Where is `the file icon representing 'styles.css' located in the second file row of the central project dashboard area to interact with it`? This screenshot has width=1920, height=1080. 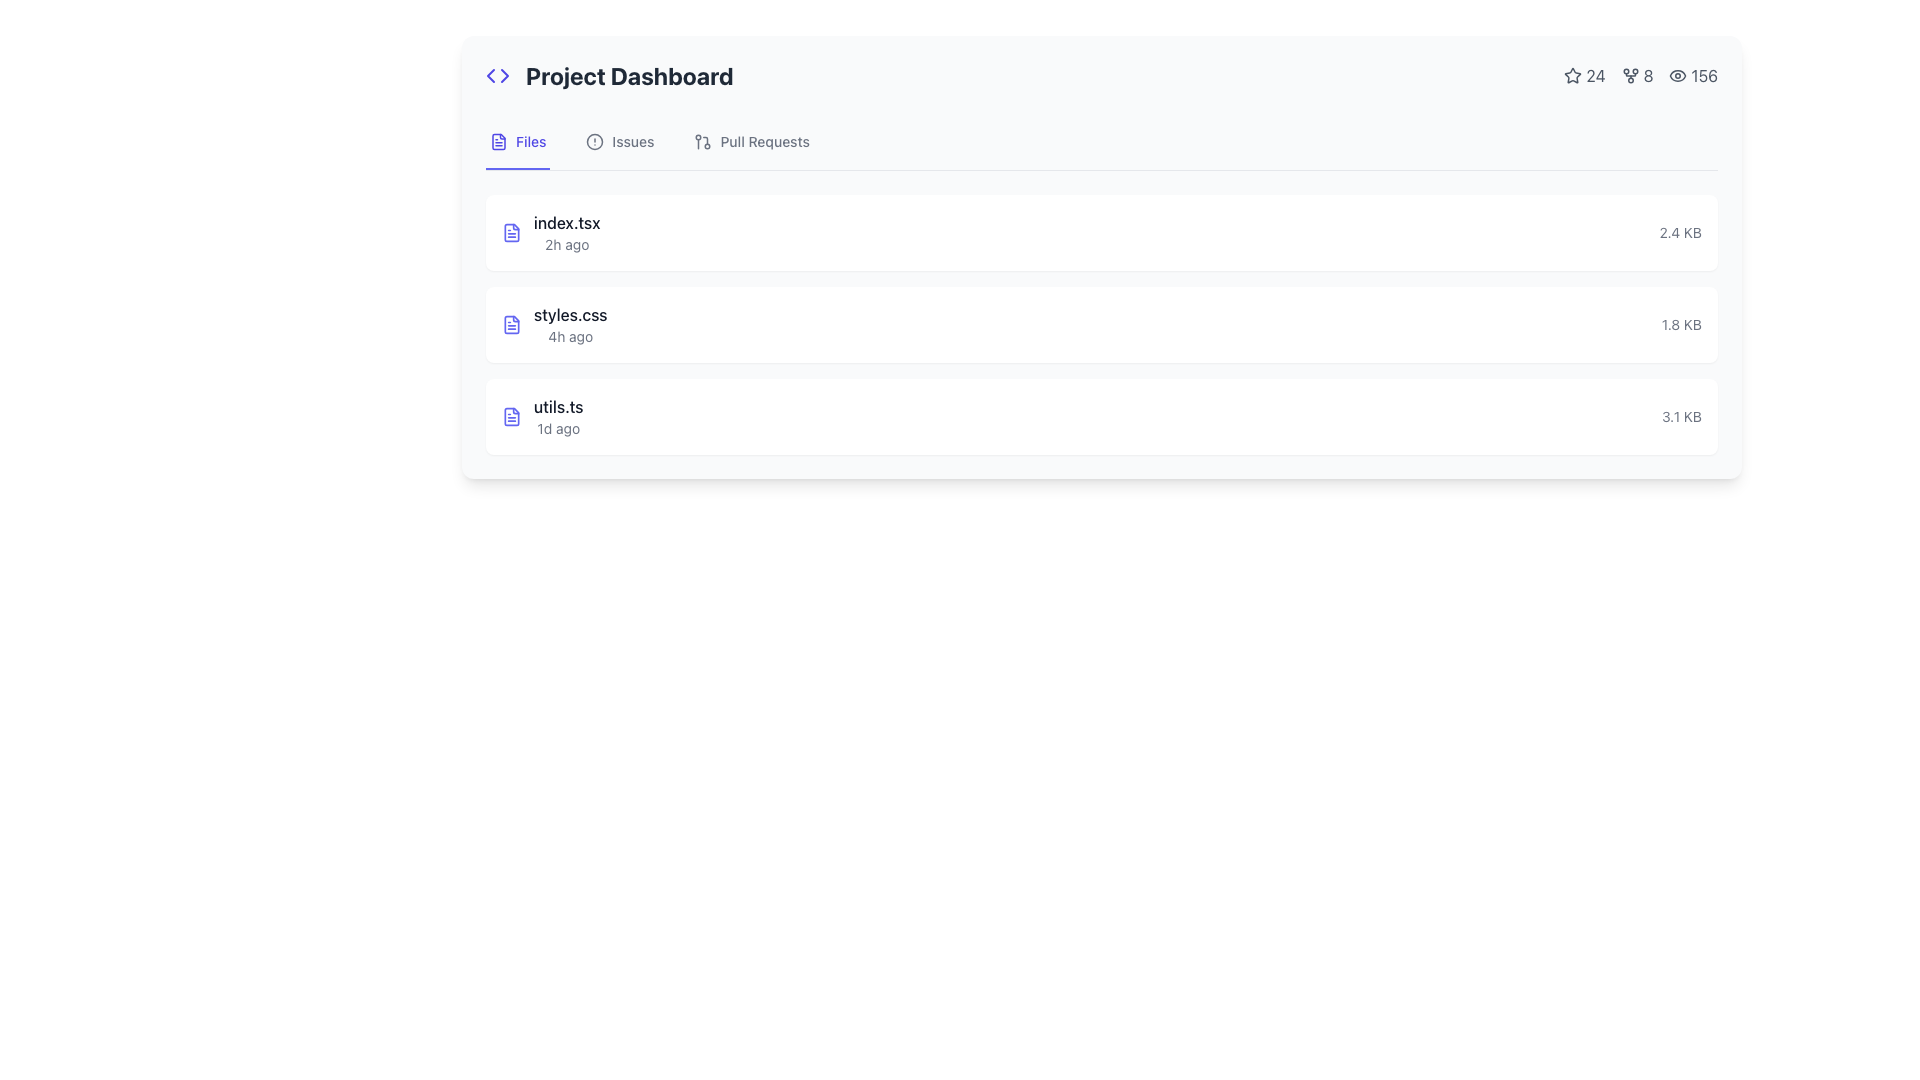 the file icon representing 'styles.css' located in the second file row of the central project dashboard area to interact with it is located at coordinates (512, 323).